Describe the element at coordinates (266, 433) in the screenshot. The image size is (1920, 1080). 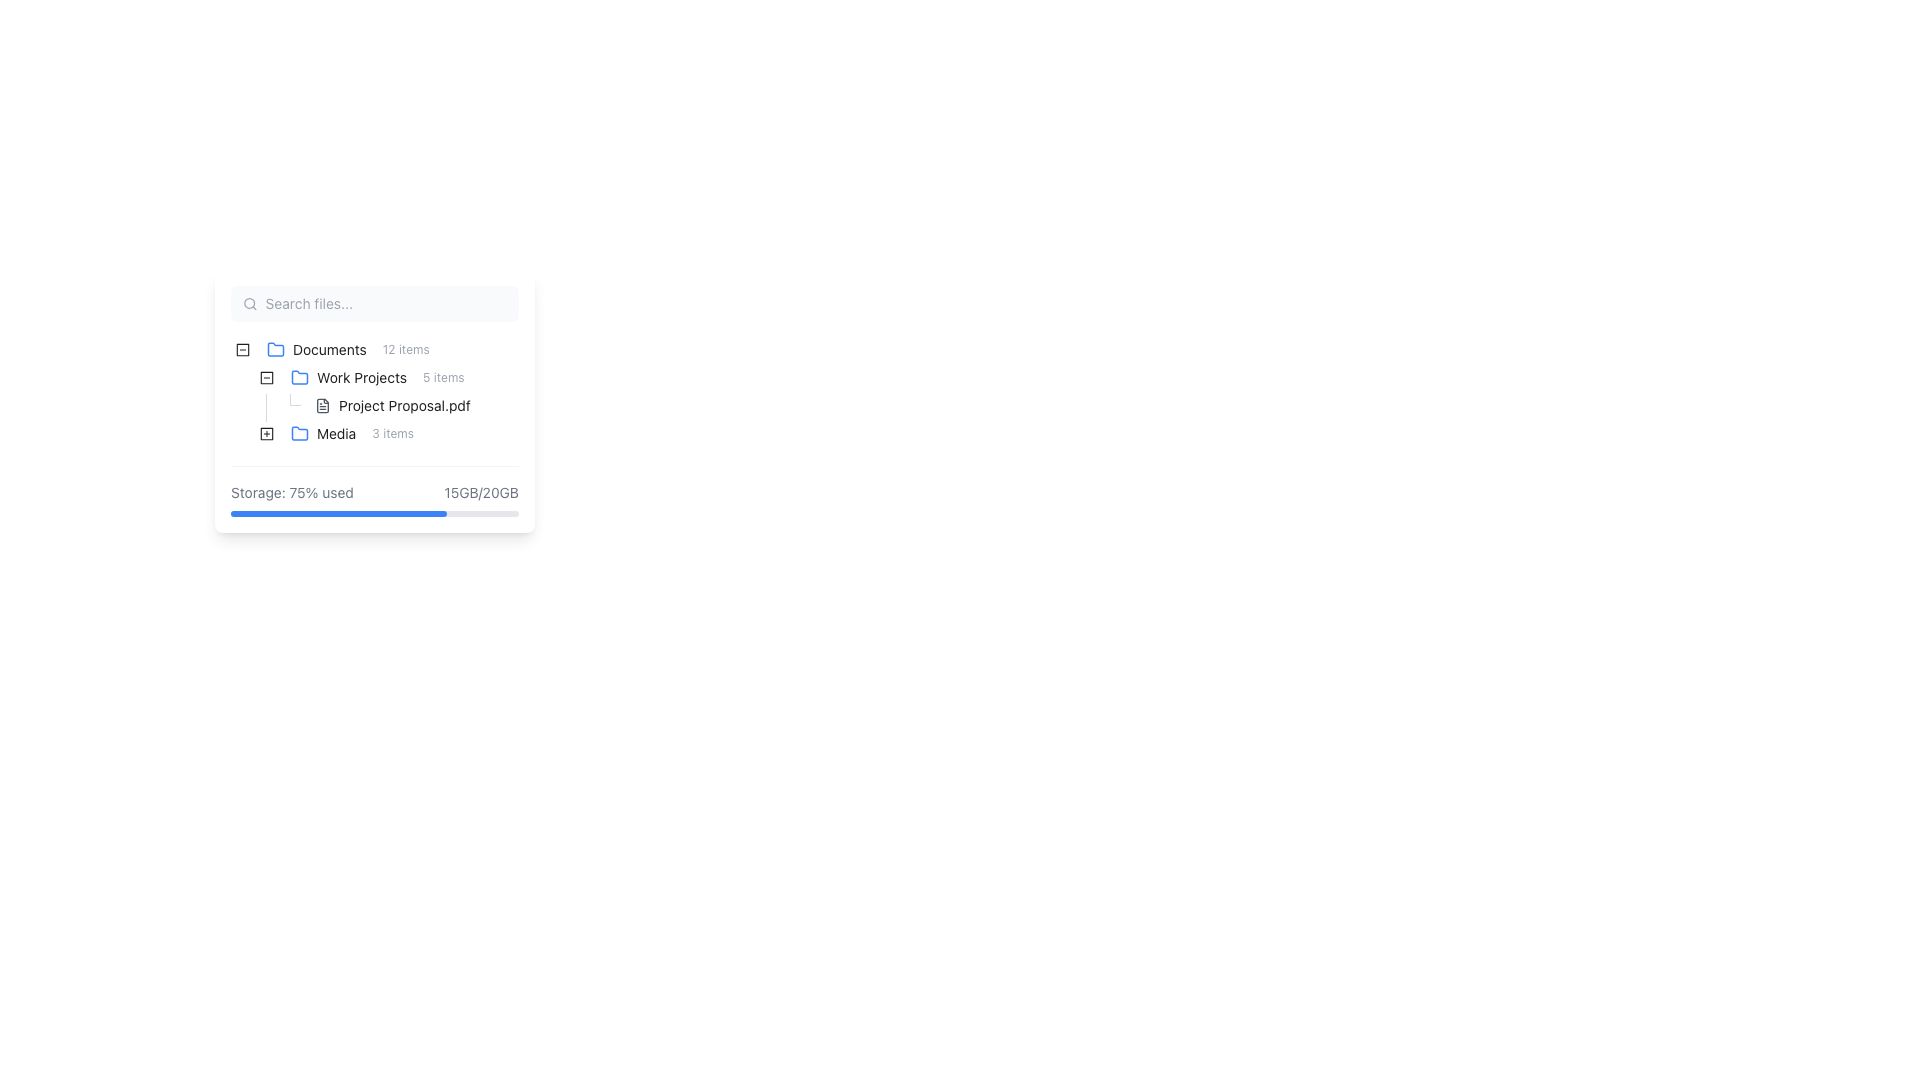
I see `the icon` at that location.